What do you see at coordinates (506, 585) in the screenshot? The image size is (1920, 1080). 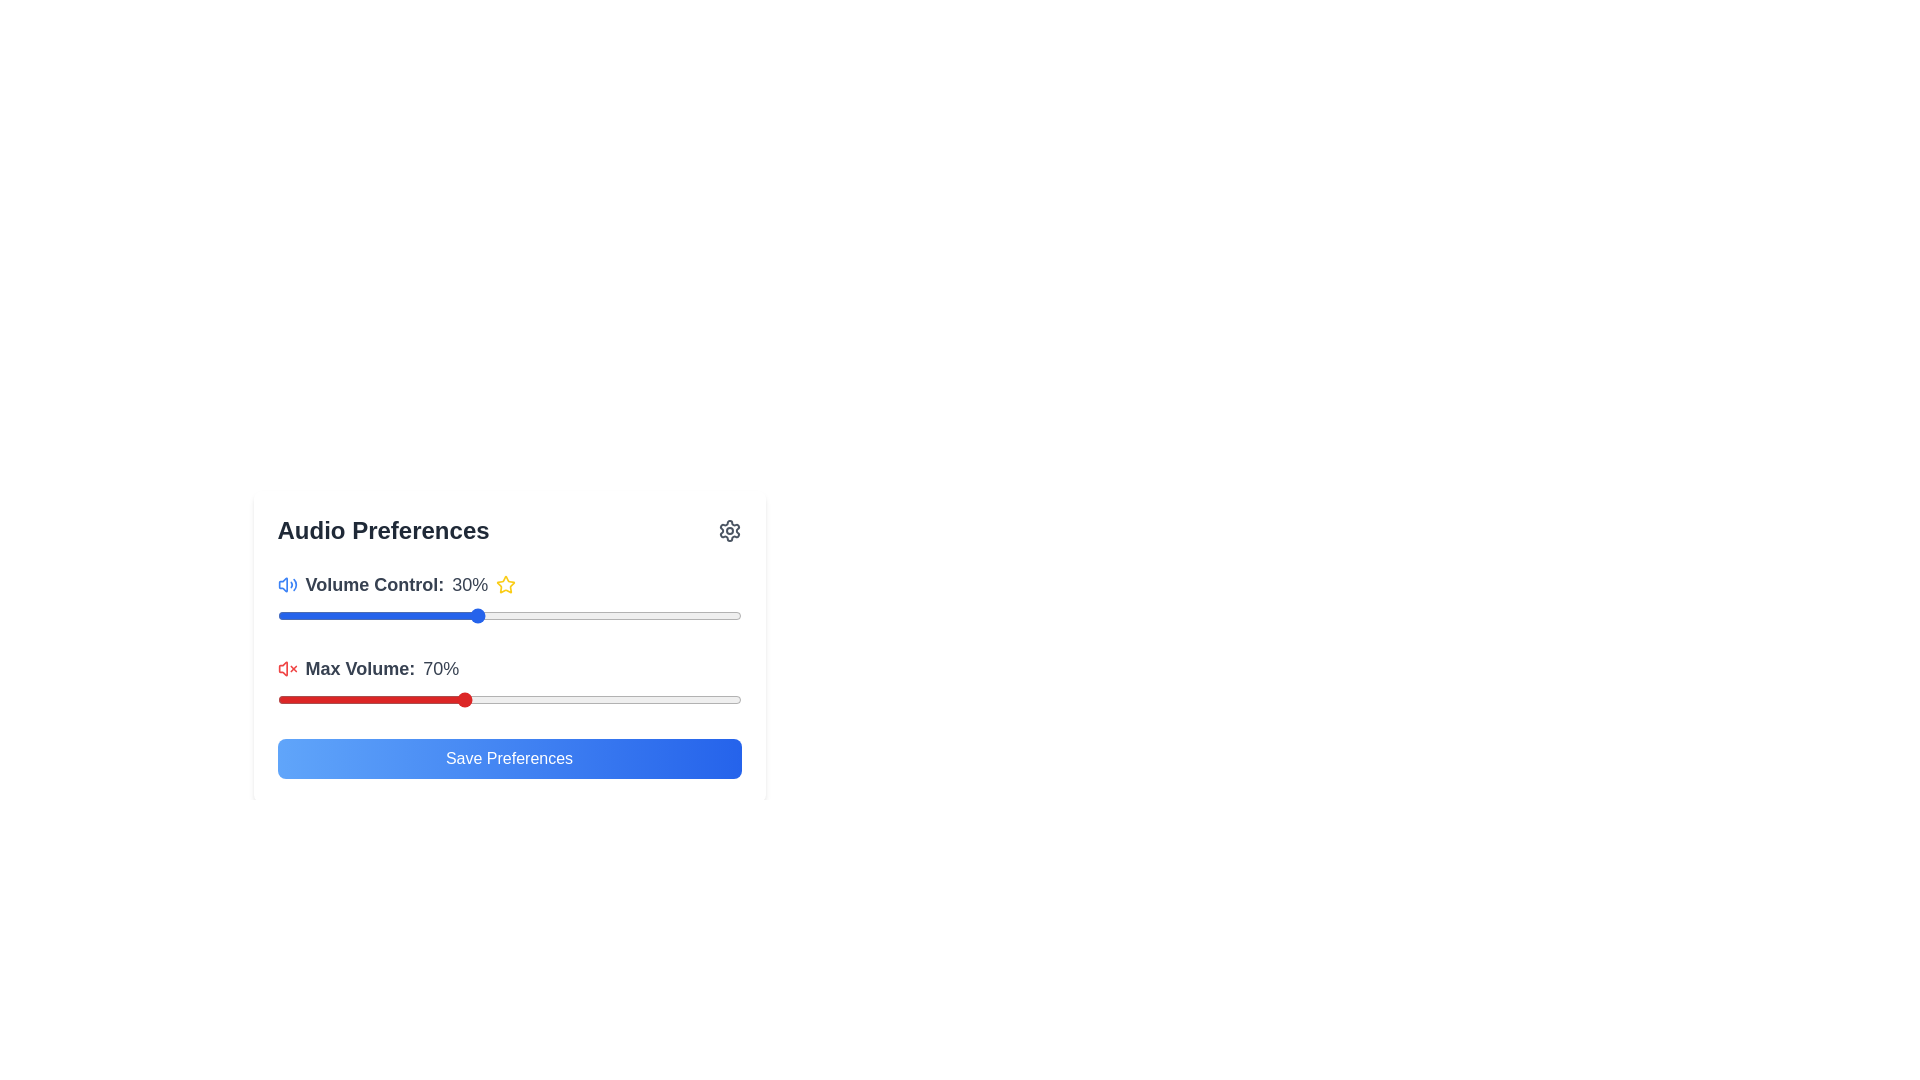 I see `the decorative star icon located to the right of the 'Volume Control: 30%' text in the 'Audio Preferences' section` at bounding box center [506, 585].